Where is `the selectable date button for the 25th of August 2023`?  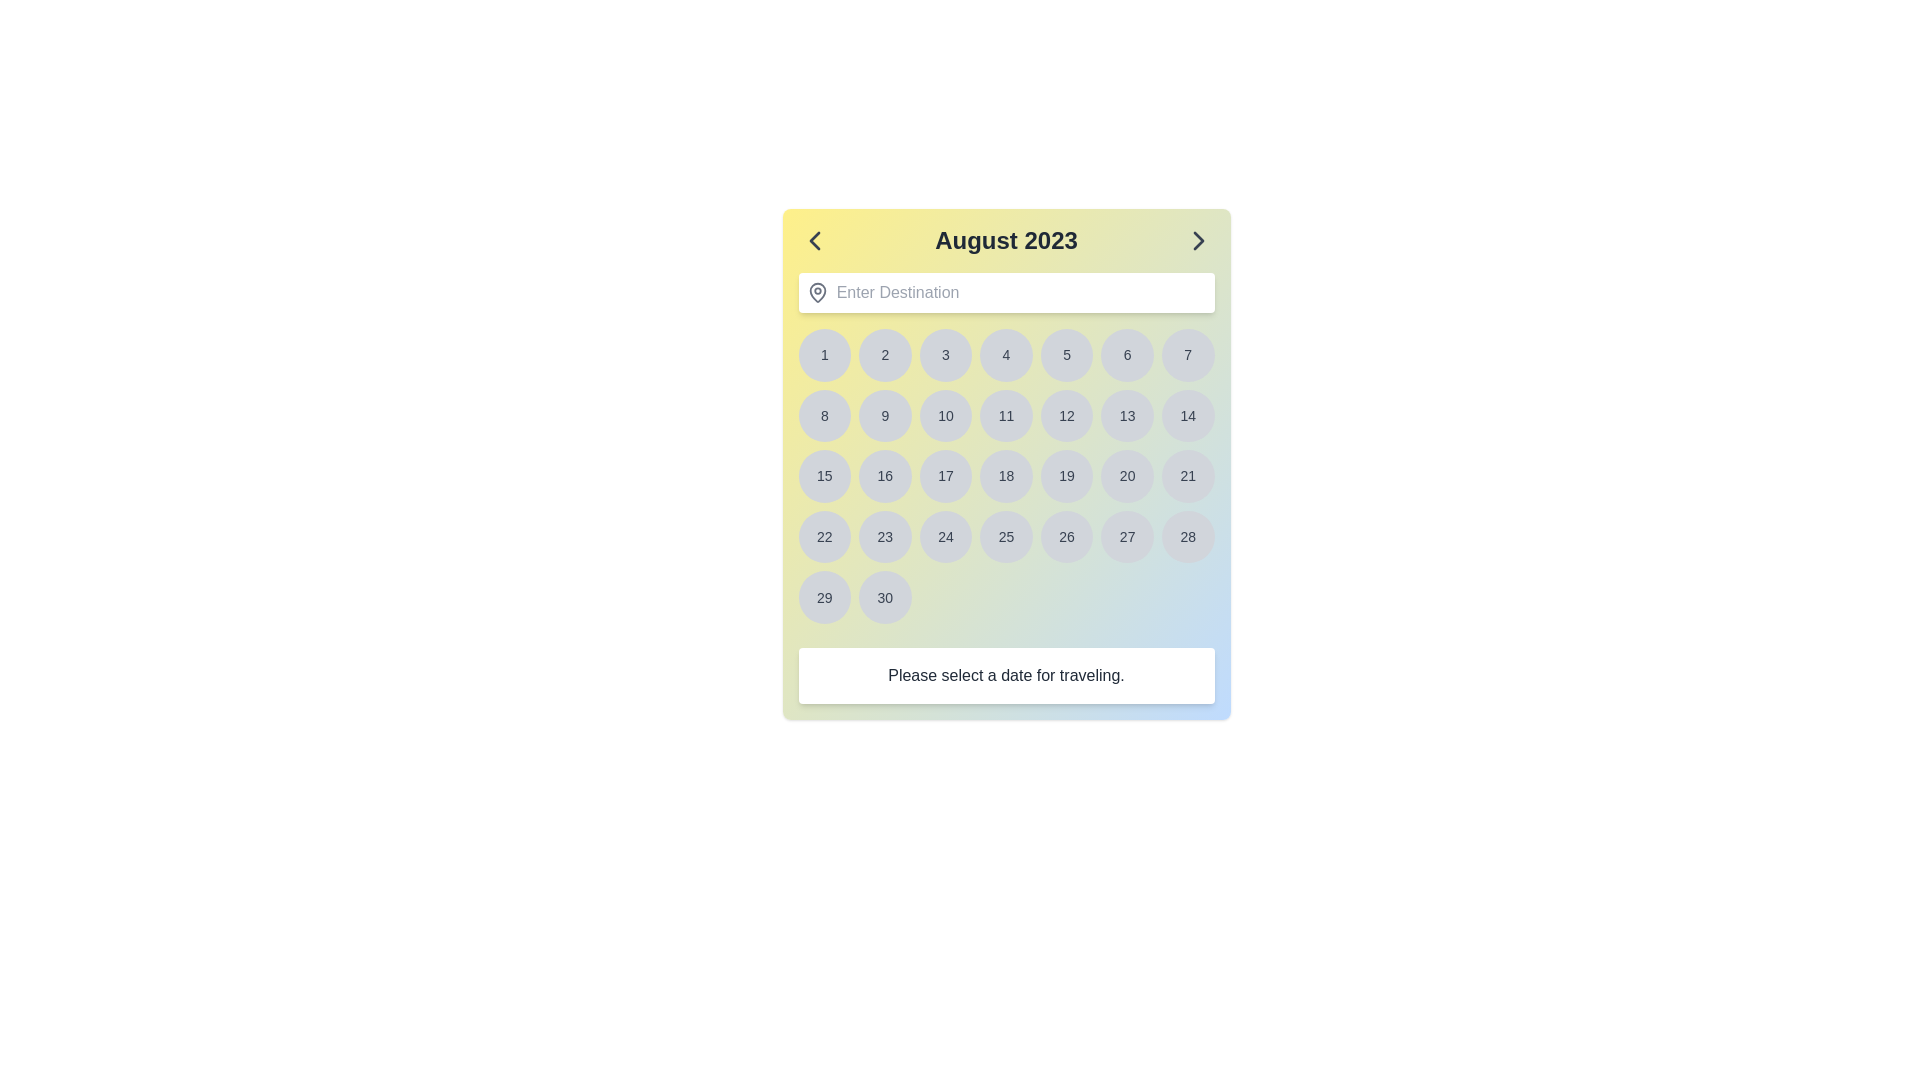
the selectable date button for the 25th of August 2023 is located at coordinates (1006, 535).